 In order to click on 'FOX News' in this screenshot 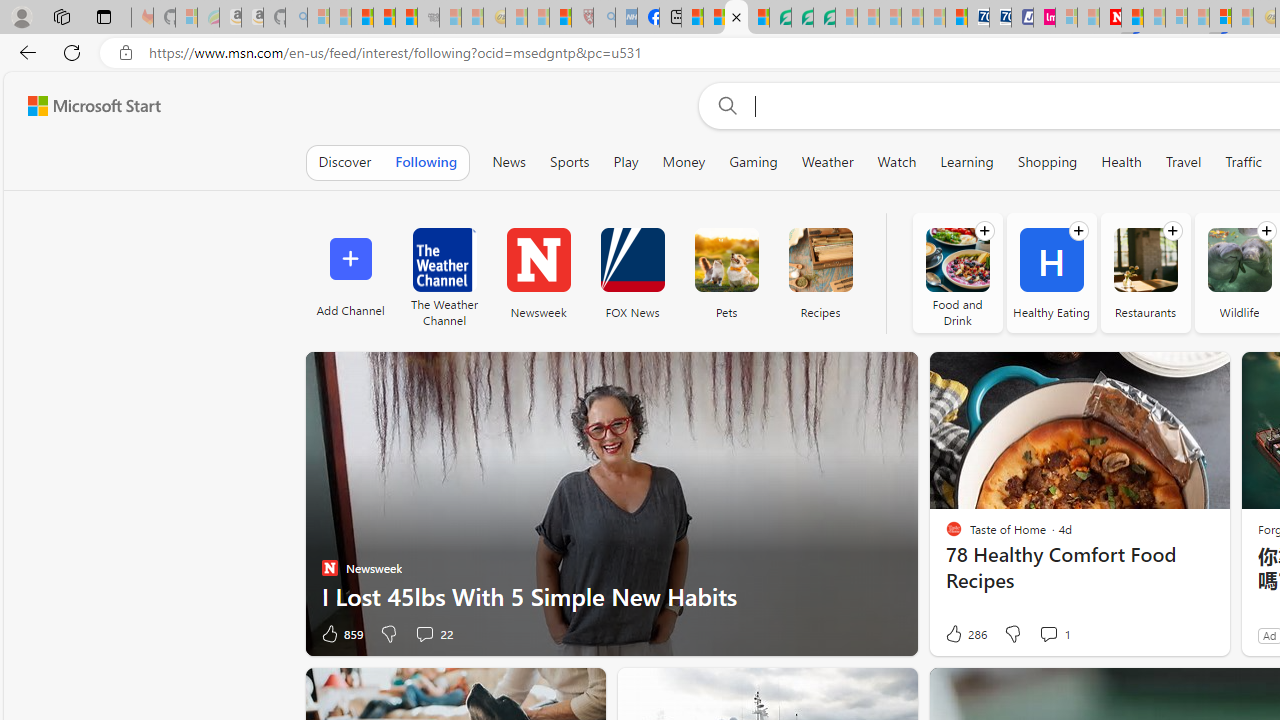, I will do `click(631, 272)`.